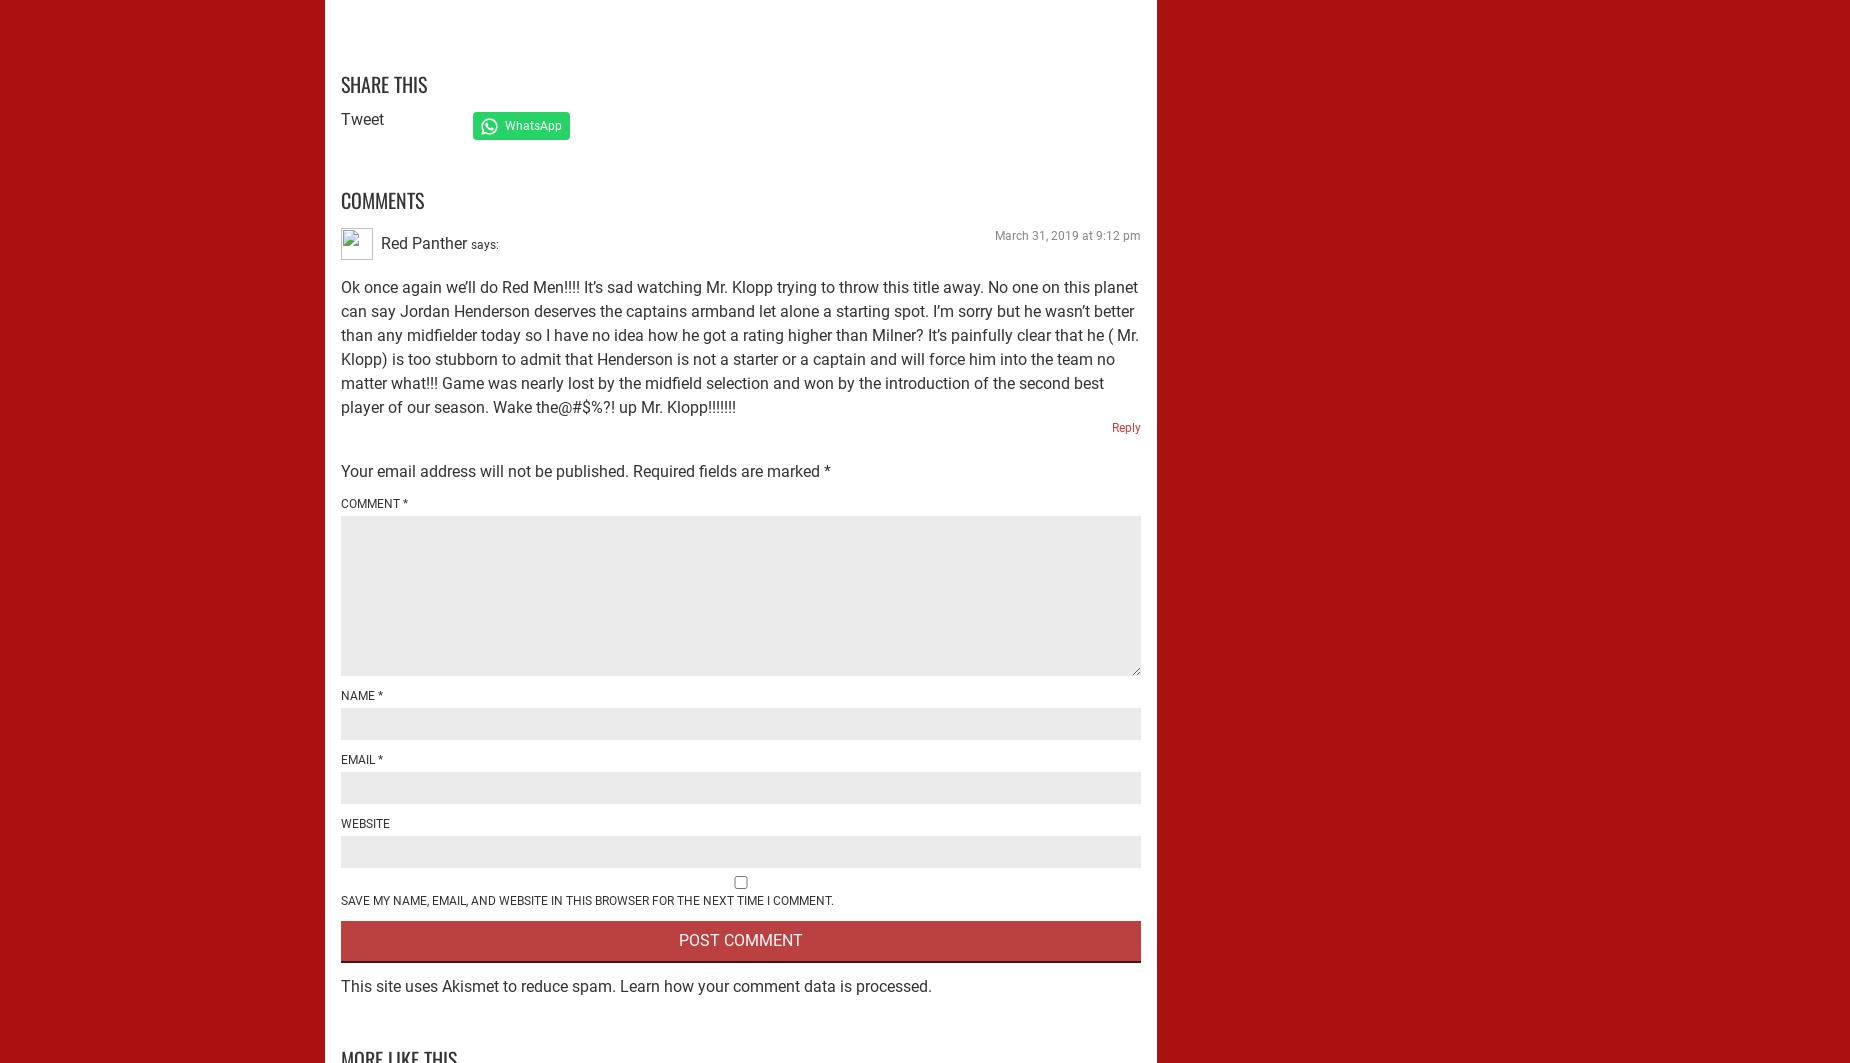  What do you see at coordinates (485, 470) in the screenshot?
I see `'Your email address will not be published.'` at bounding box center [485, 470].